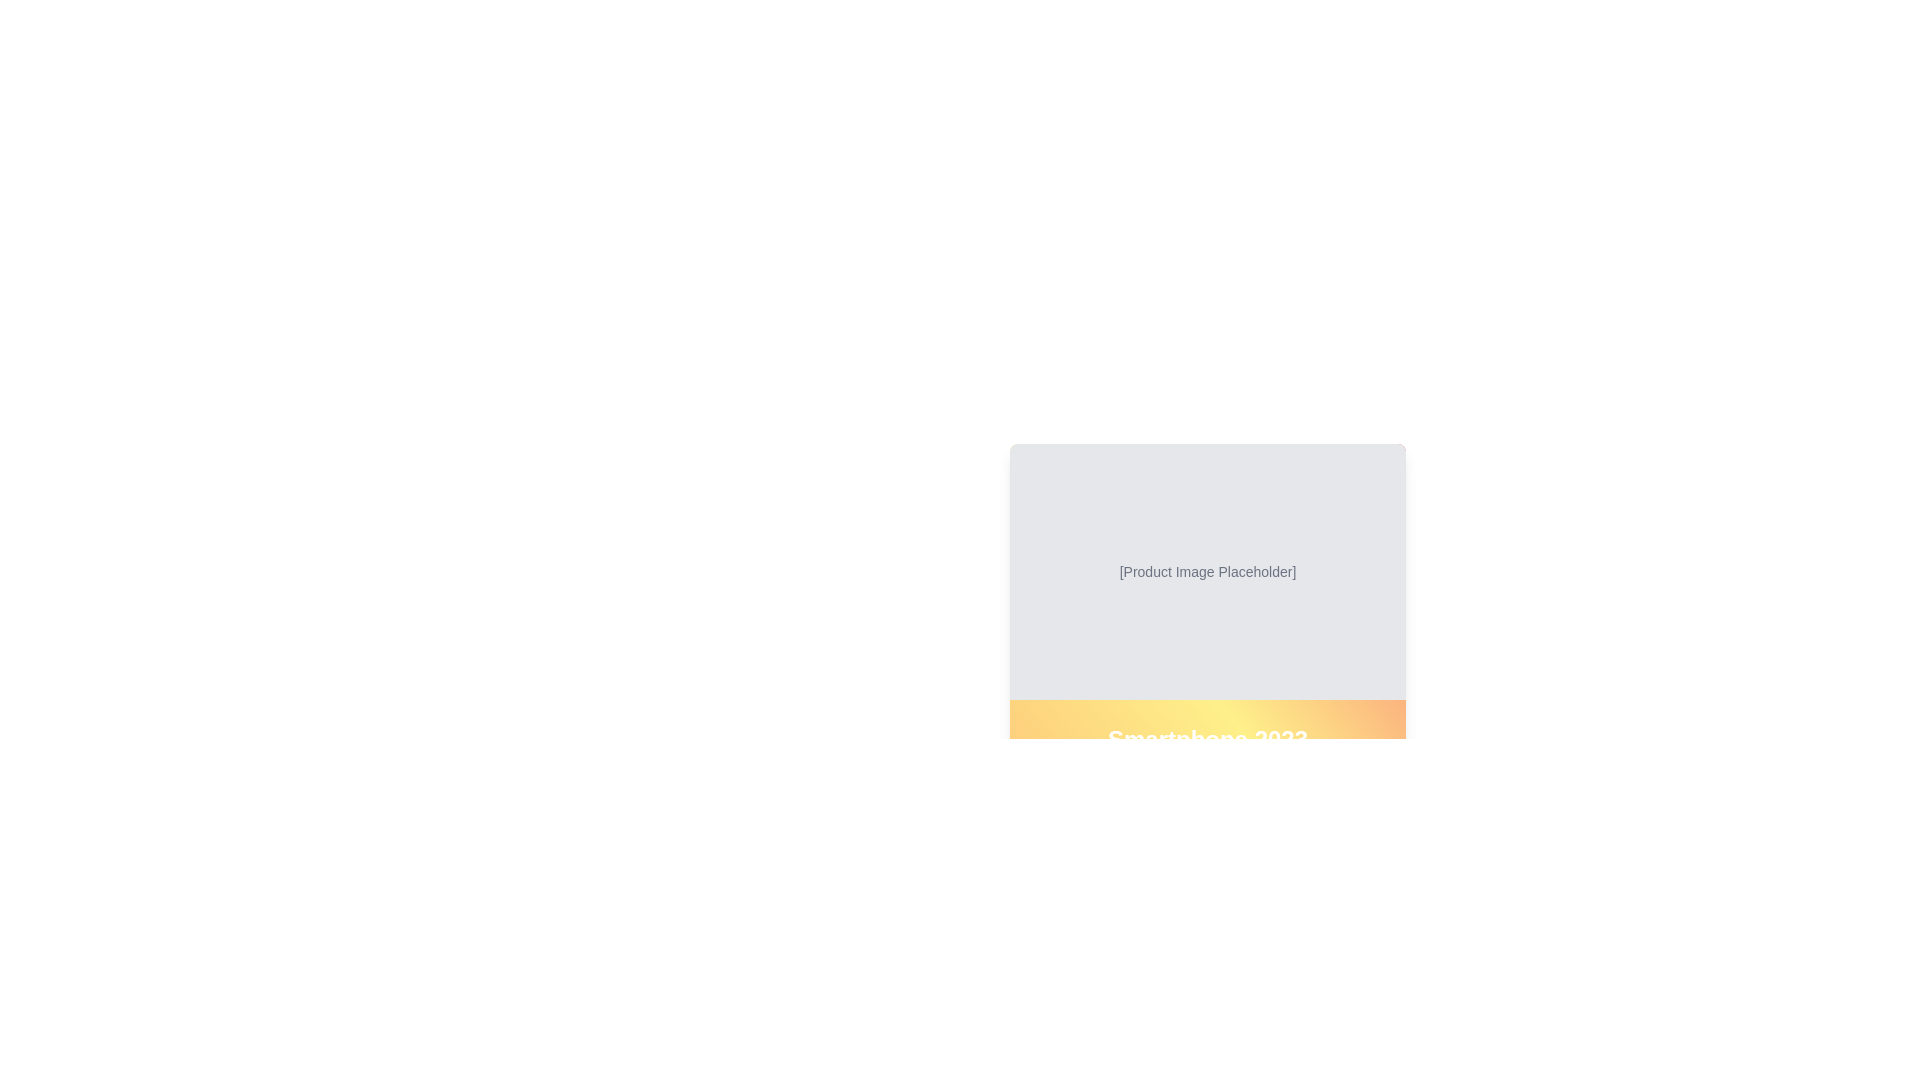 This screenshot has height=1080, width=1920. I want to click on the text label that indicates the product image placeholder, which displays the text '[Product Image Placeholder]' centered in a light gray box, so click(1207, 571).